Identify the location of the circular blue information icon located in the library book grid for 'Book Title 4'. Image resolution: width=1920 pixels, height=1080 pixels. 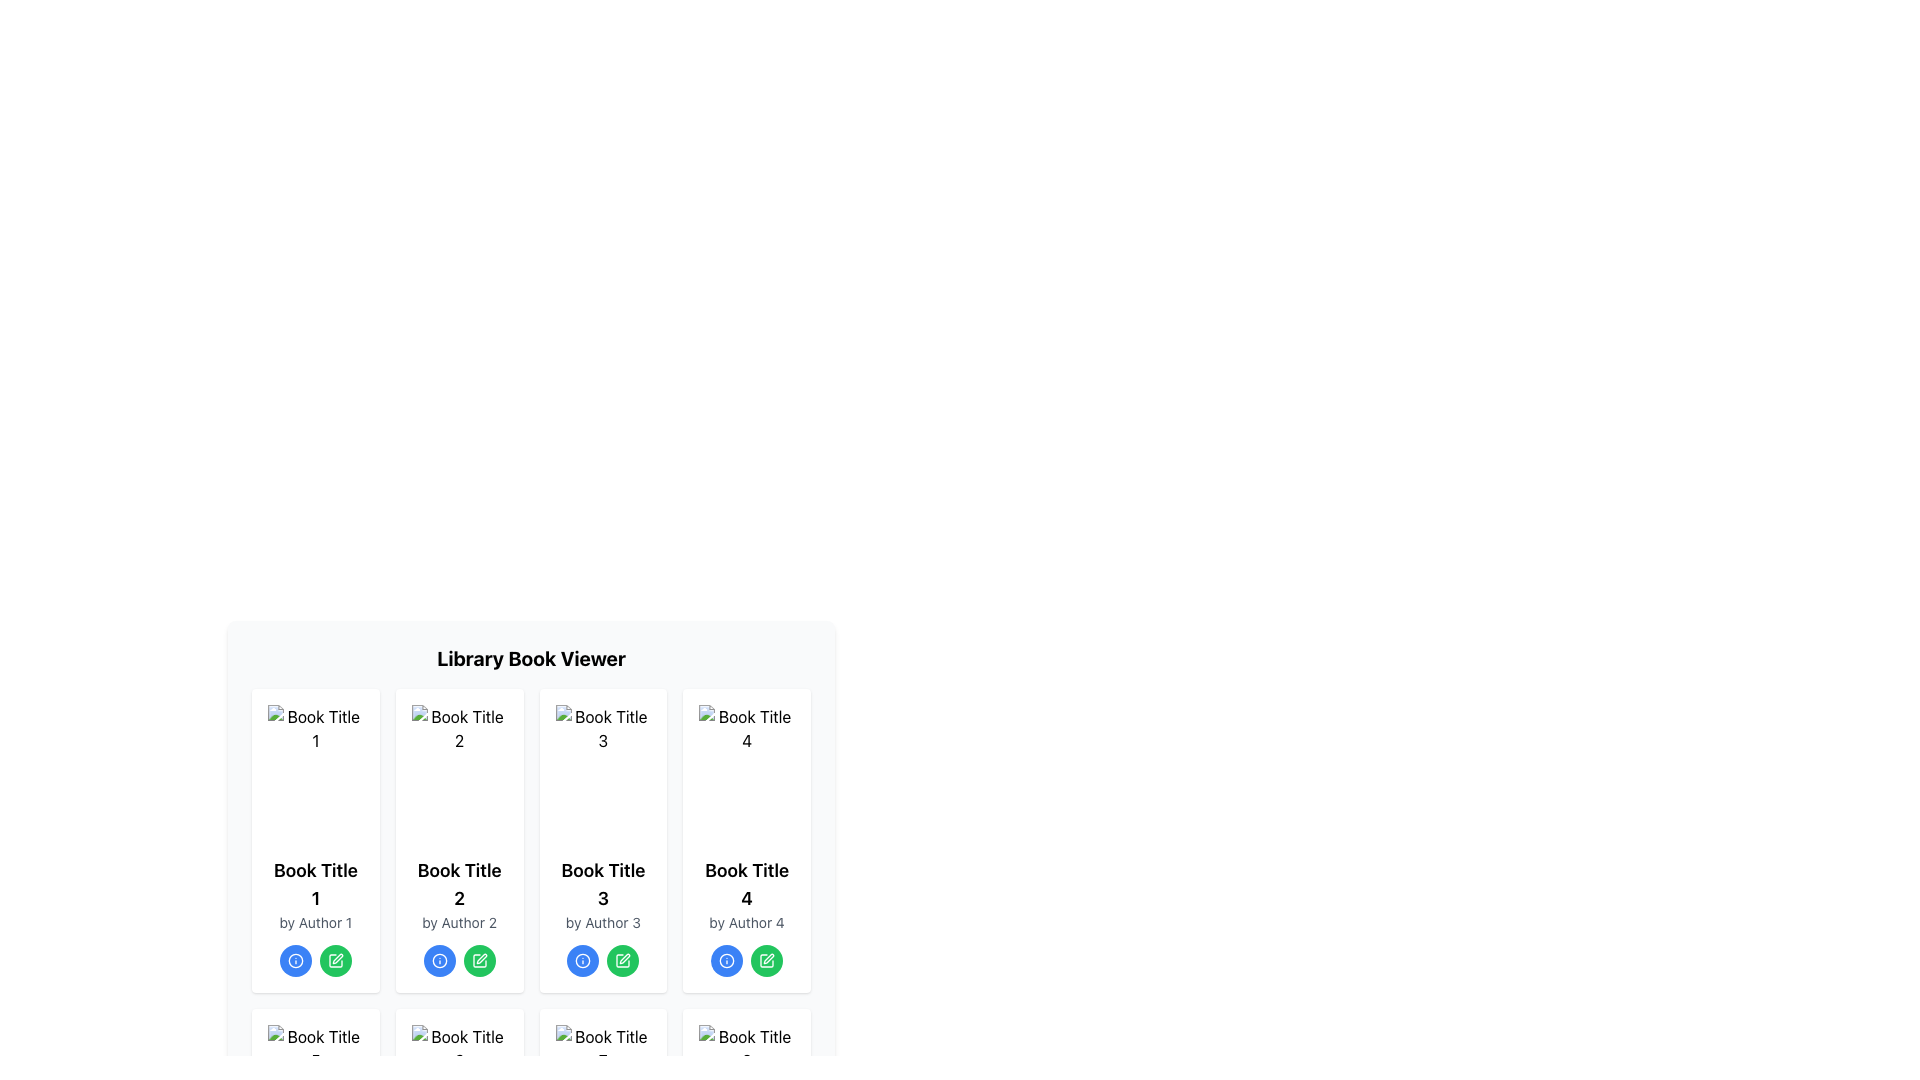
(726, 959).